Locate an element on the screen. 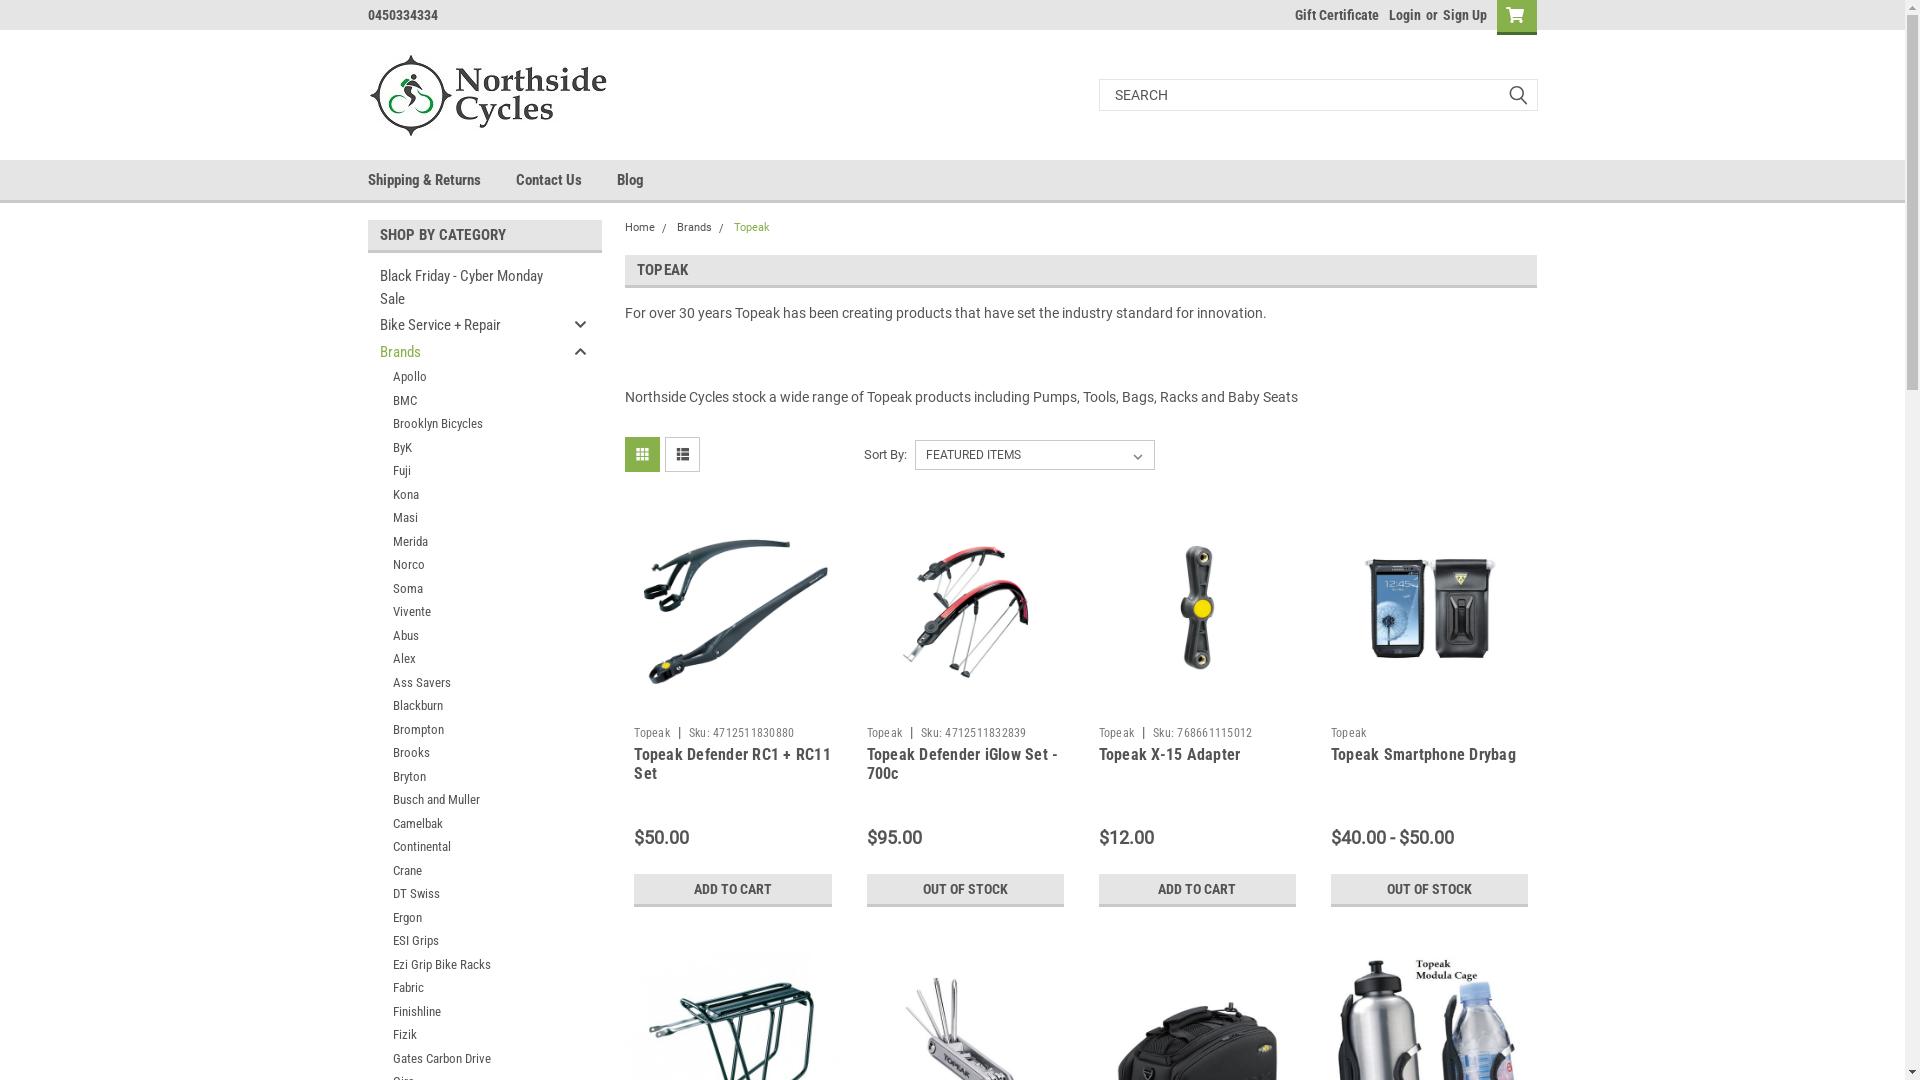  'Topeak Defender RC1 + RC11 Set' is located at coordinates (731, 607).